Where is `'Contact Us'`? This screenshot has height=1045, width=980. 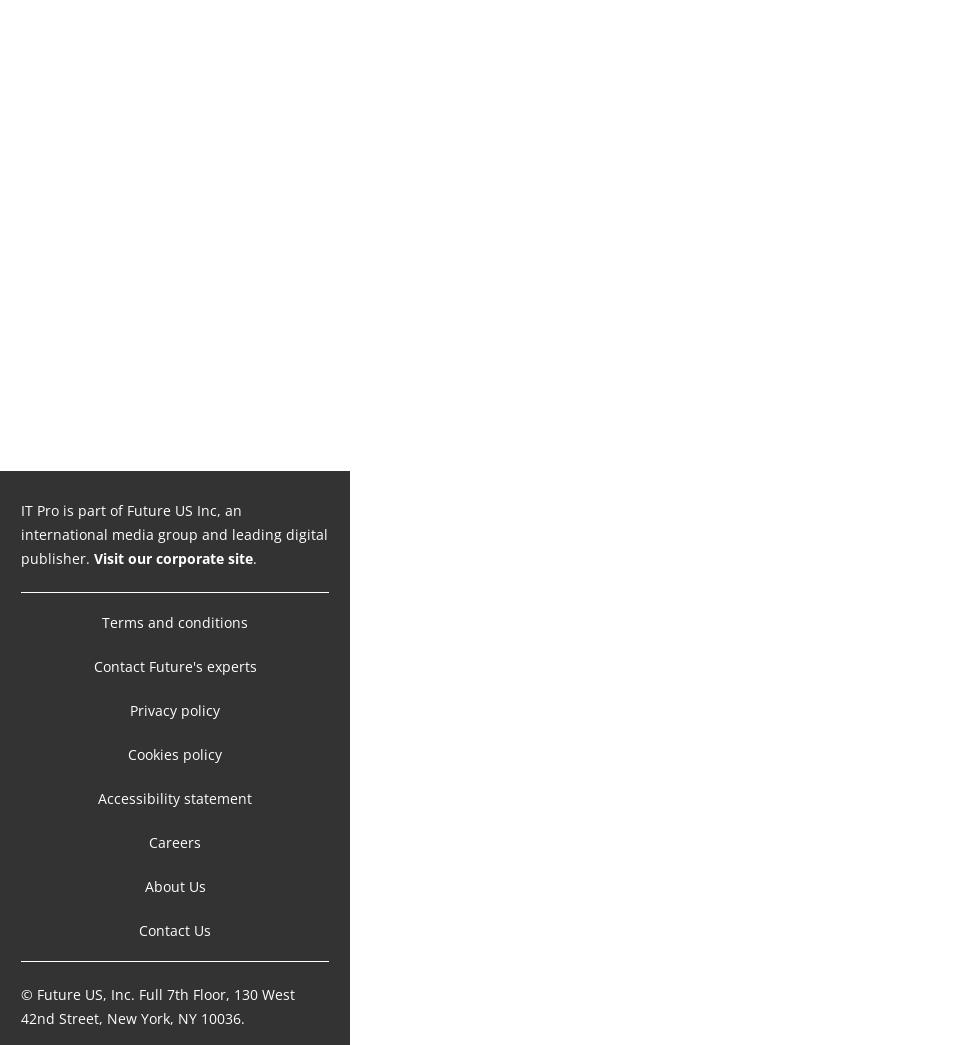 'Contact Us' is located at coordinates (175, 909).